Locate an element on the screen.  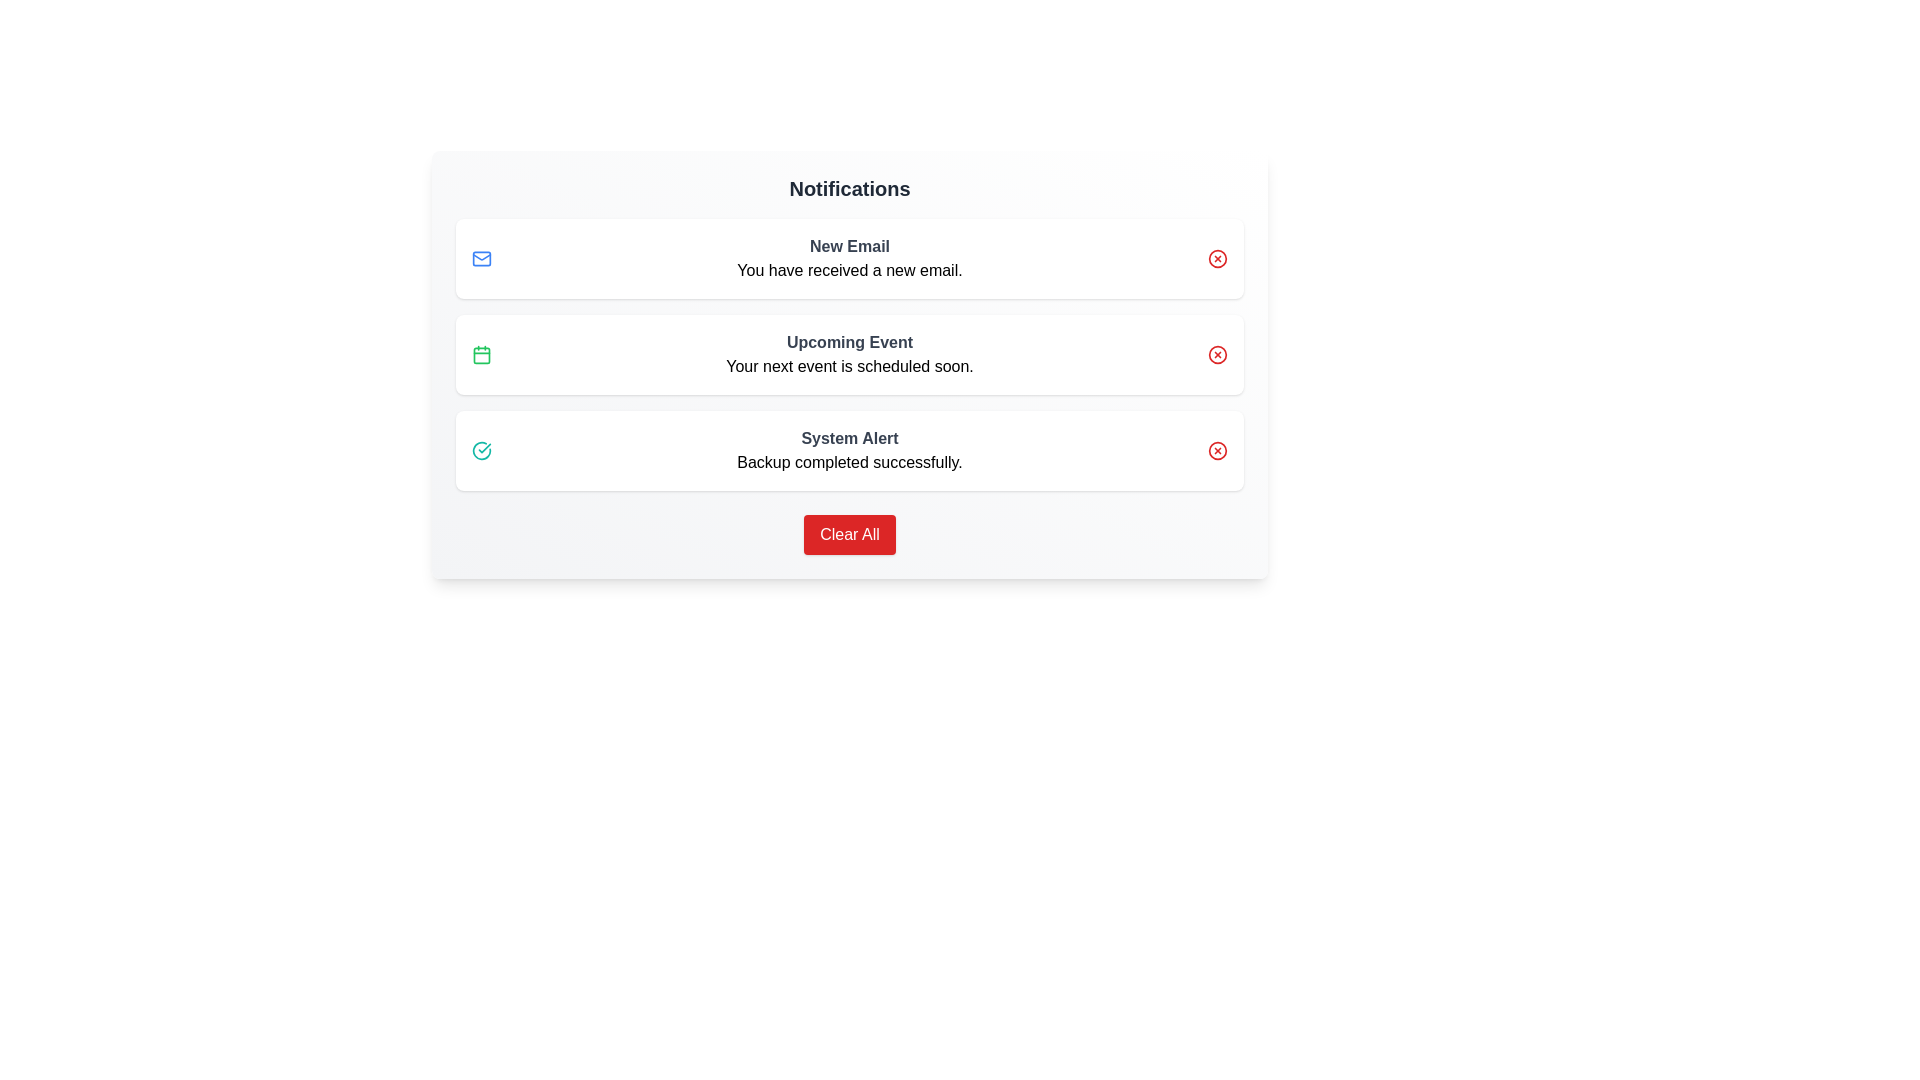
the Text Label that informs users about the successful completion of a backup process, located at the bottom of the notification list under the 'System Alert' header is located at coordinates (849, 462).